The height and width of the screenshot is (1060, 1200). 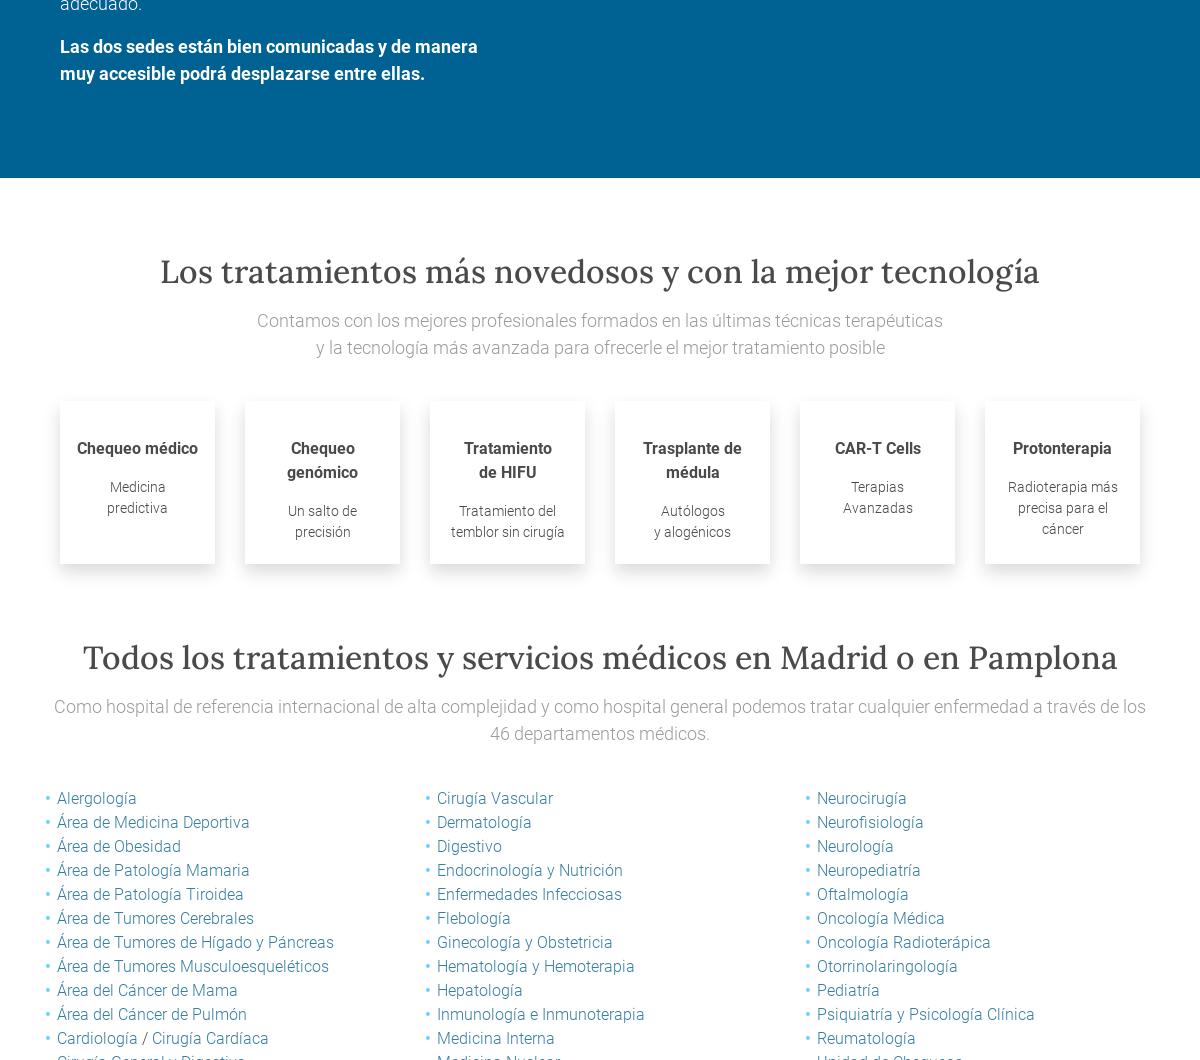 I want to click on 'y alogénicos', so click(x=692, y=530).